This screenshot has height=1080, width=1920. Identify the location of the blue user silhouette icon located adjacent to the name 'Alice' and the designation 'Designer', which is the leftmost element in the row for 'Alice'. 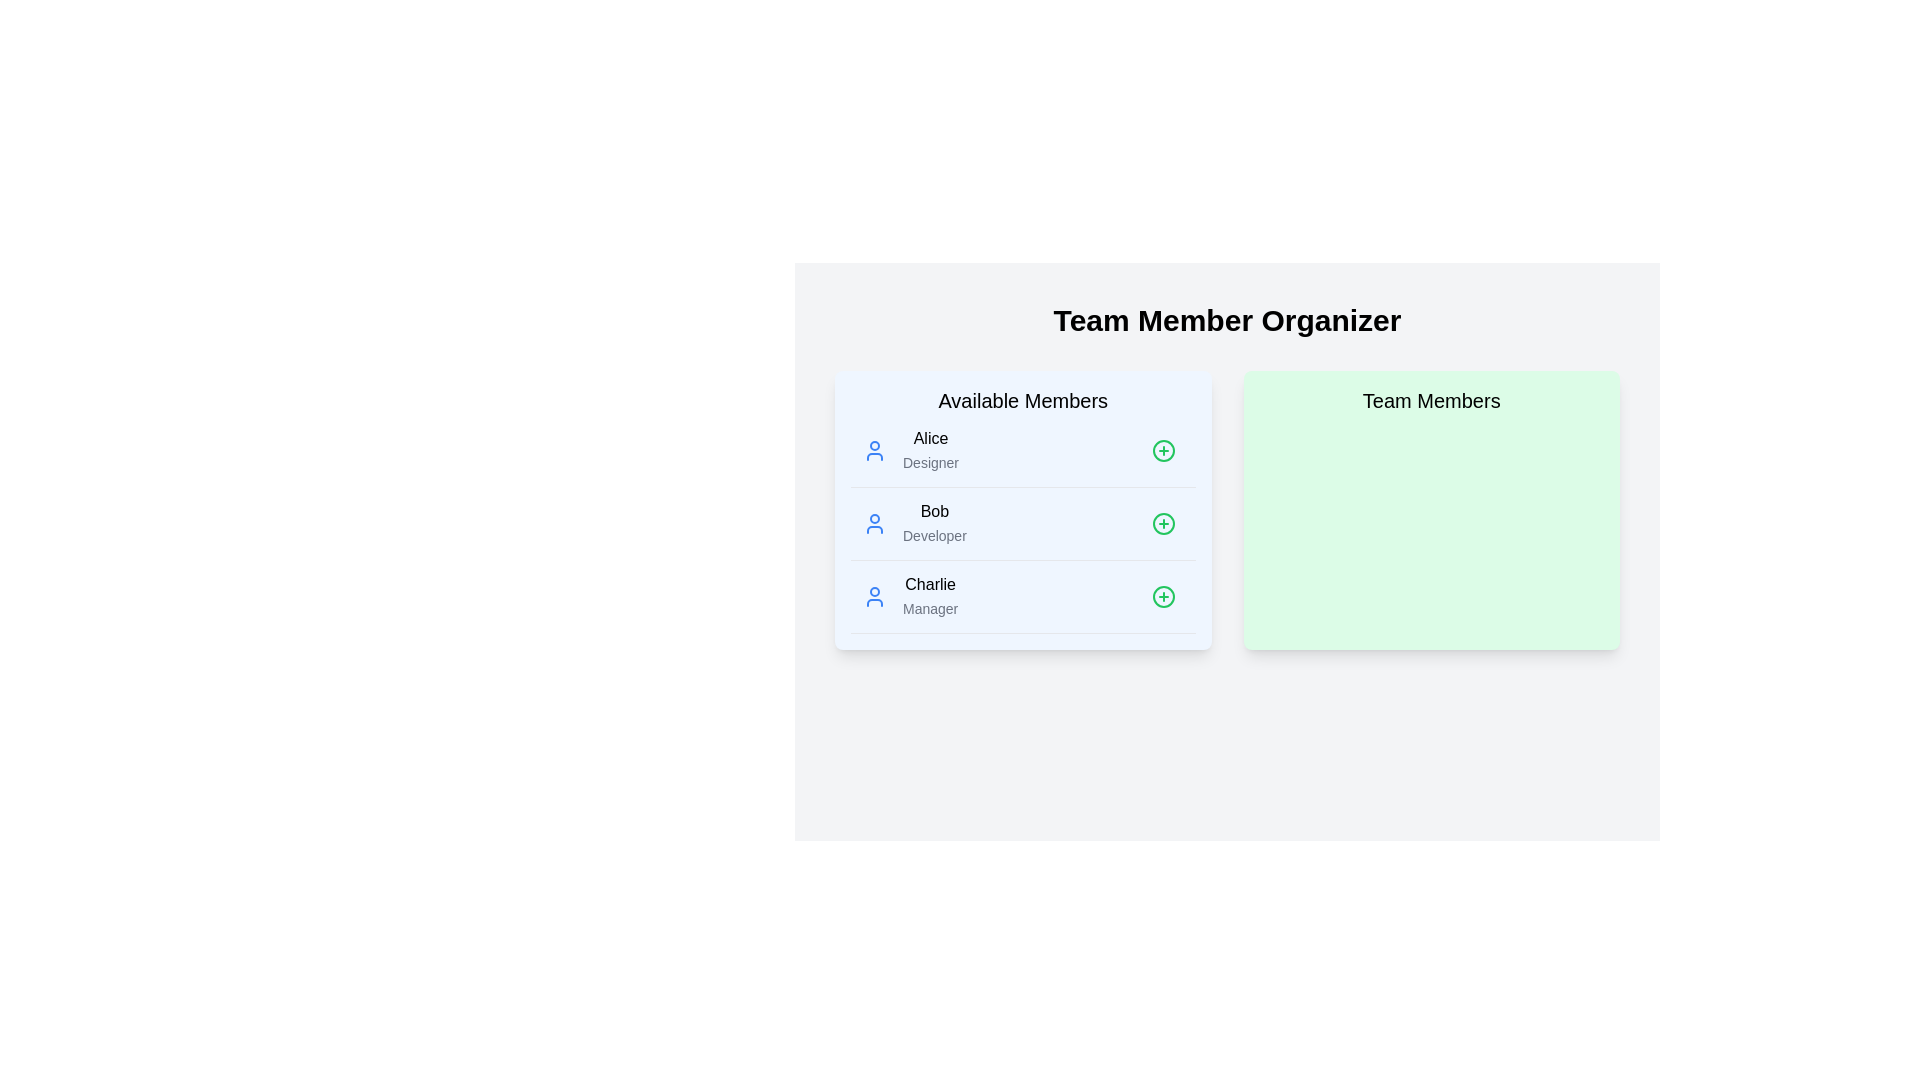
(874, 451).